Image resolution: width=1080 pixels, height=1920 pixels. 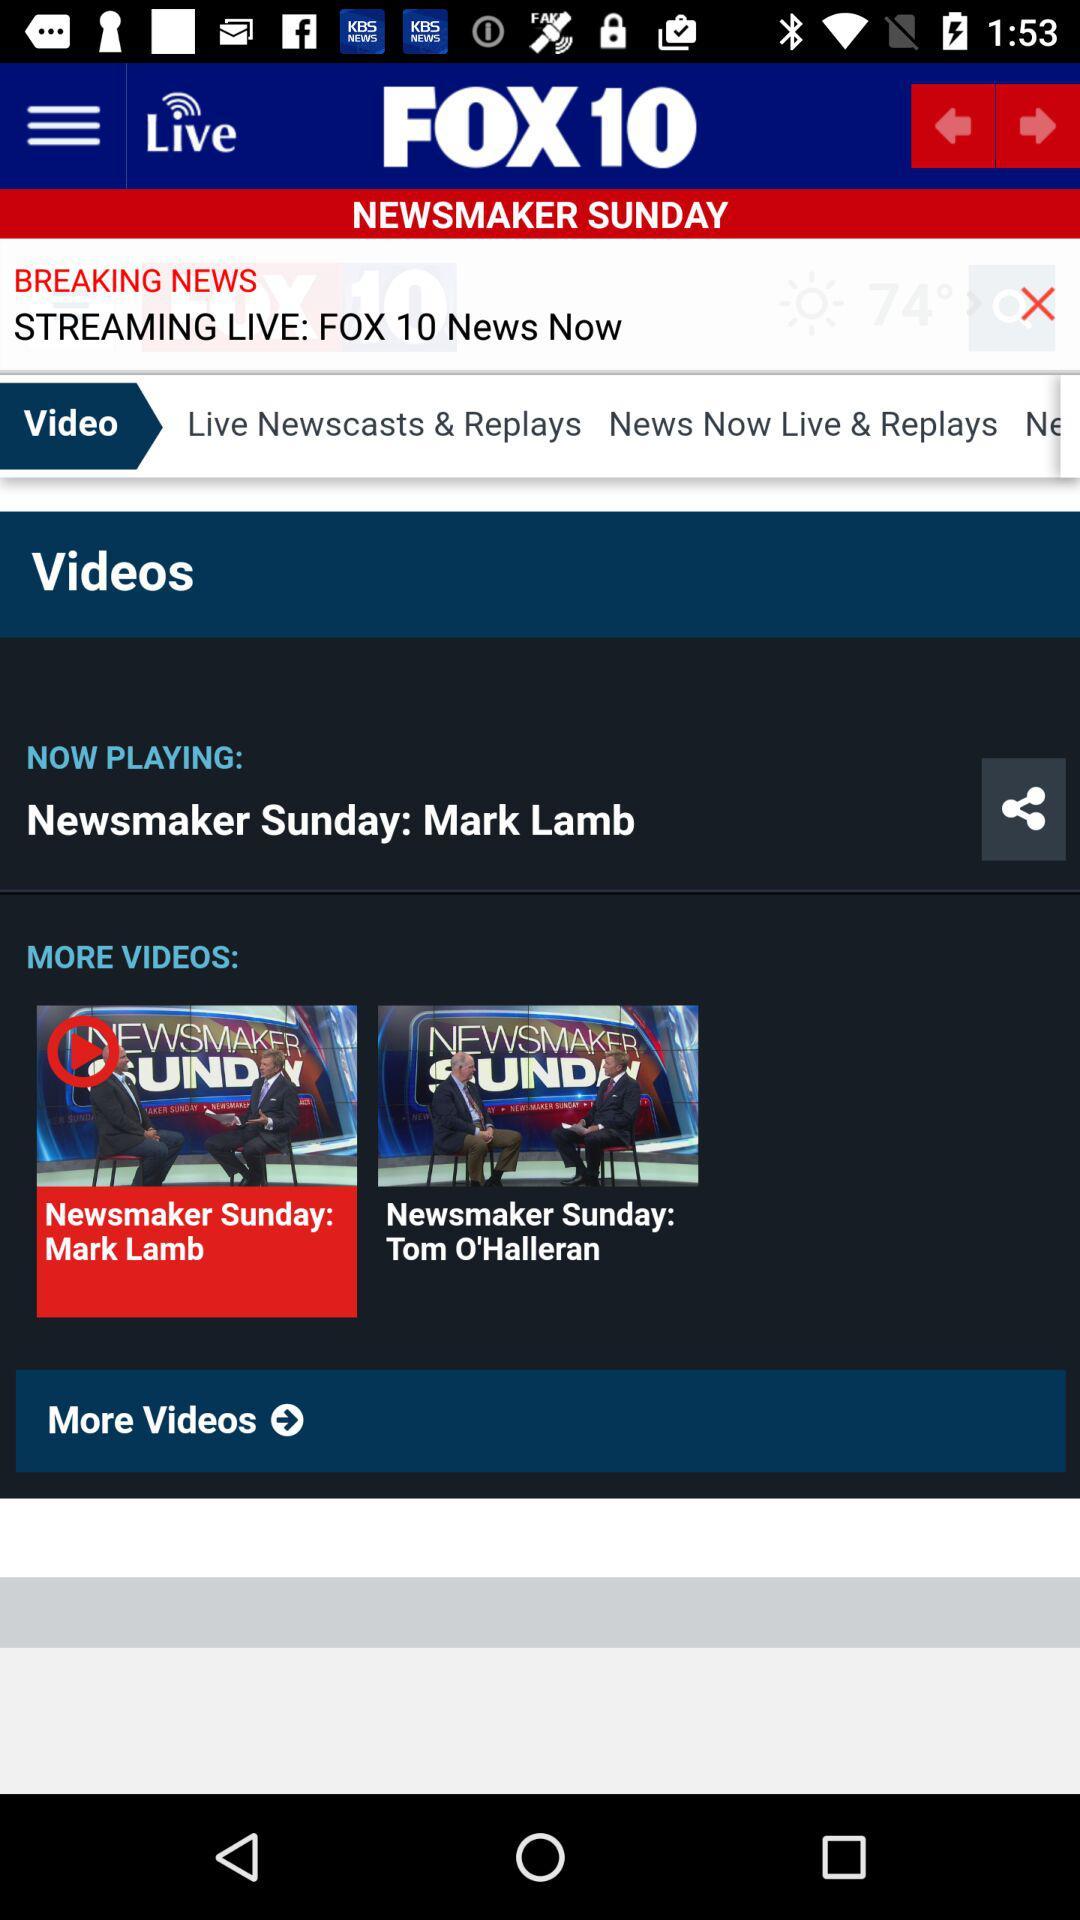 What do you see at coordinates (1036, 124) in the screenshot?
I see `the arrow_forward icon` at bounding box center [1036, 124].